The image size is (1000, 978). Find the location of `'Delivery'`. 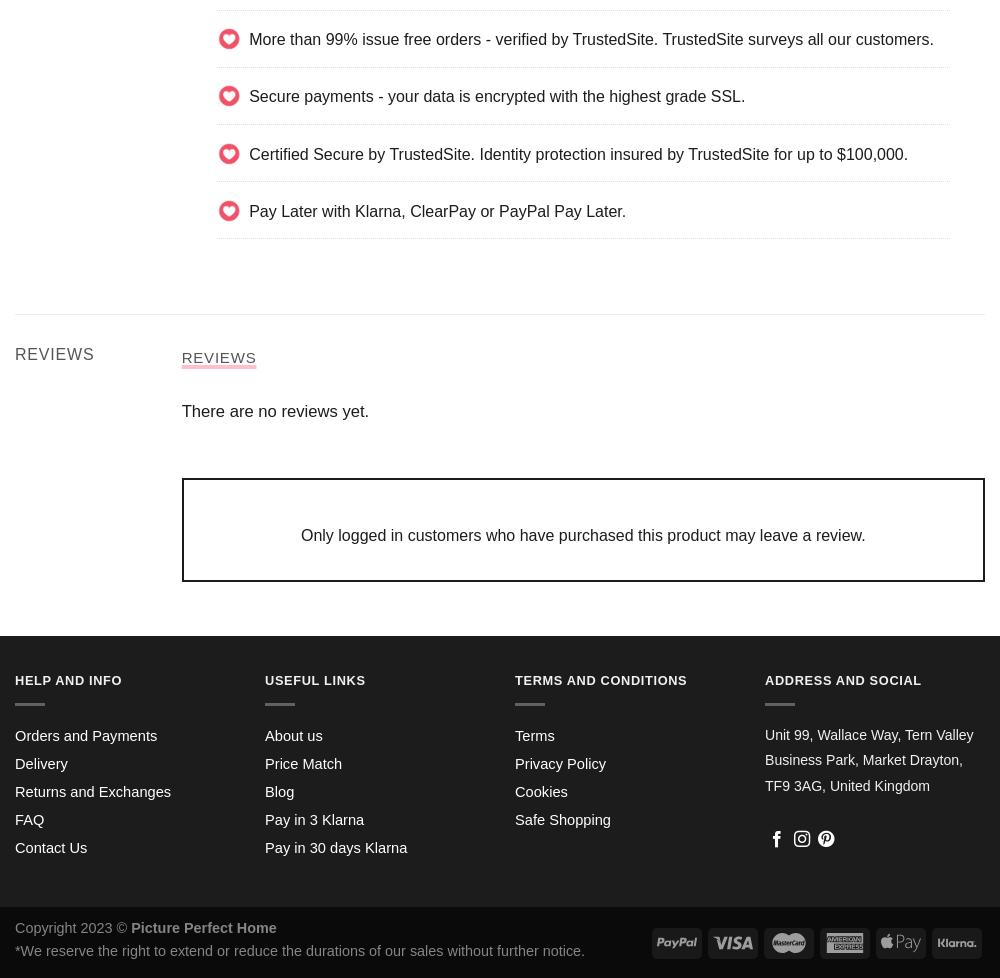

'Delivery' is located at coordinates (41, 762).